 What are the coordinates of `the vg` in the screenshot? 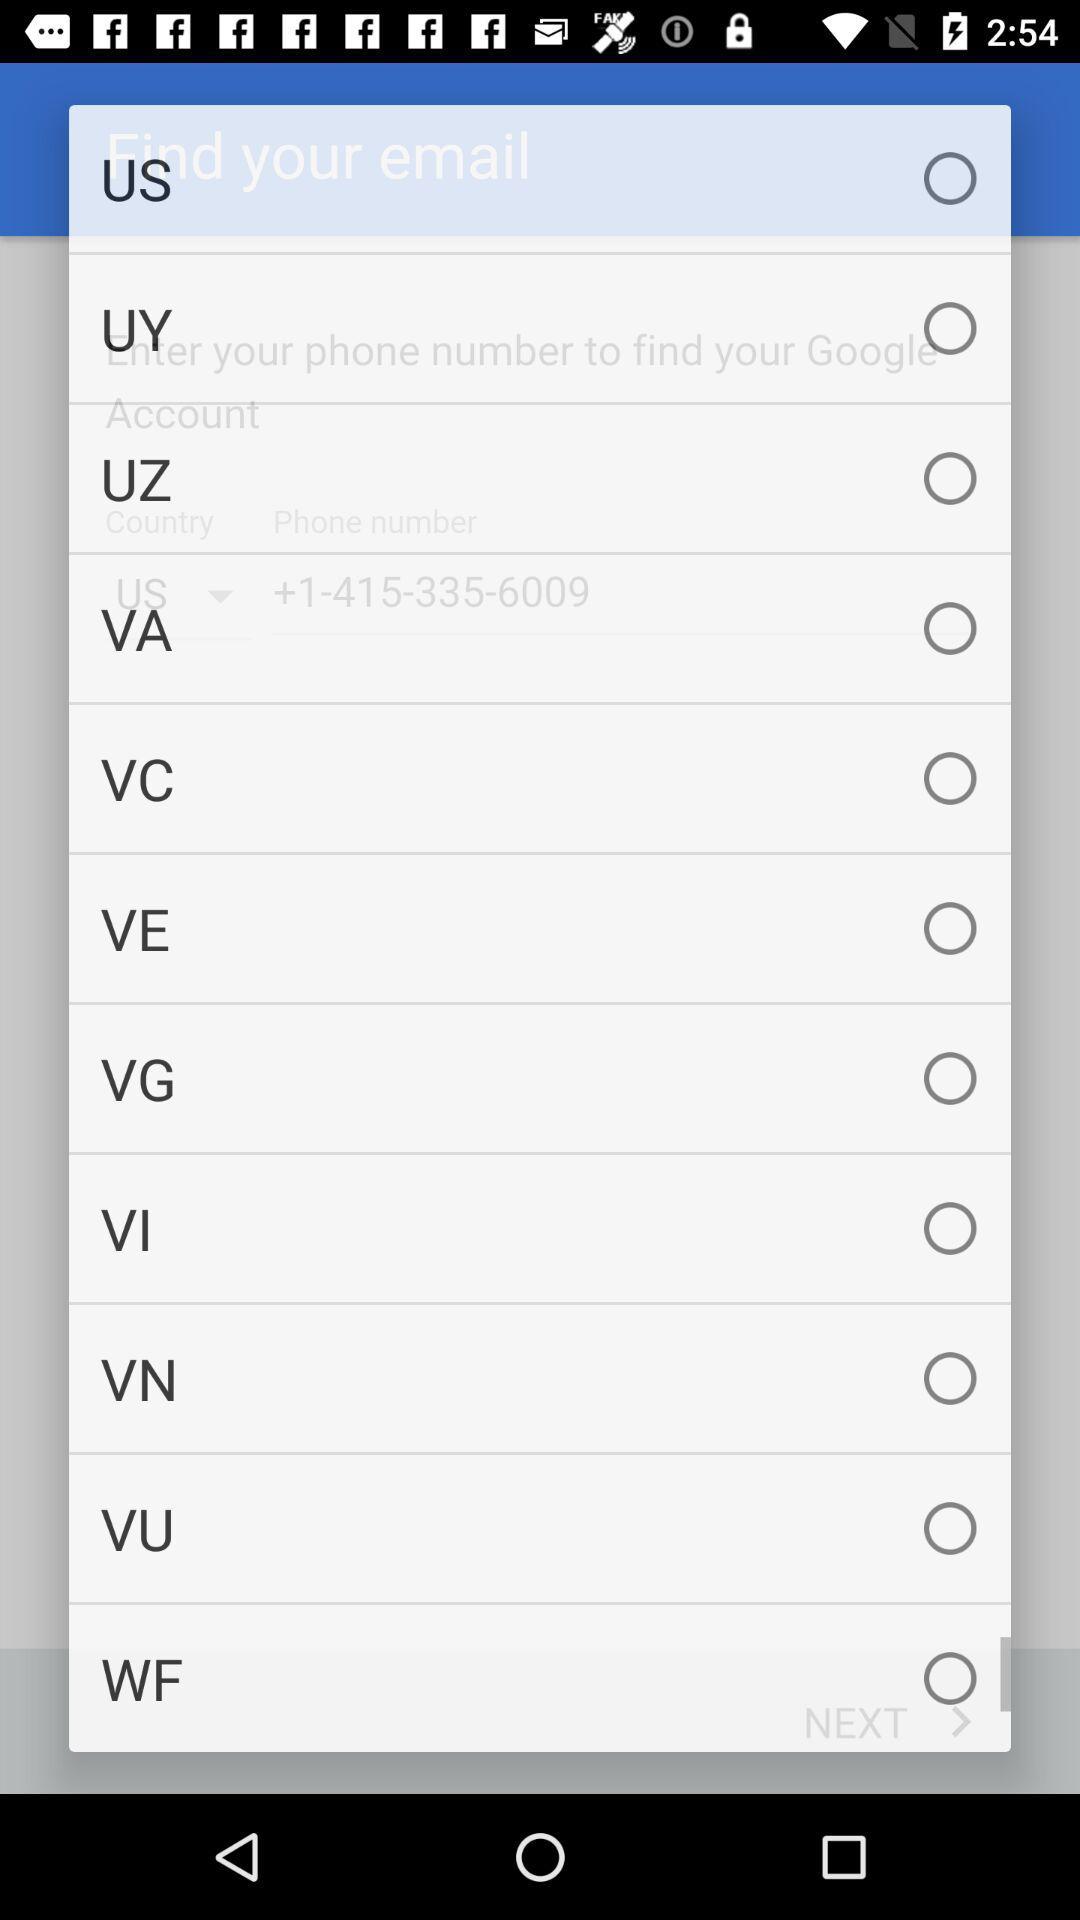 It's located at (540, 1077).